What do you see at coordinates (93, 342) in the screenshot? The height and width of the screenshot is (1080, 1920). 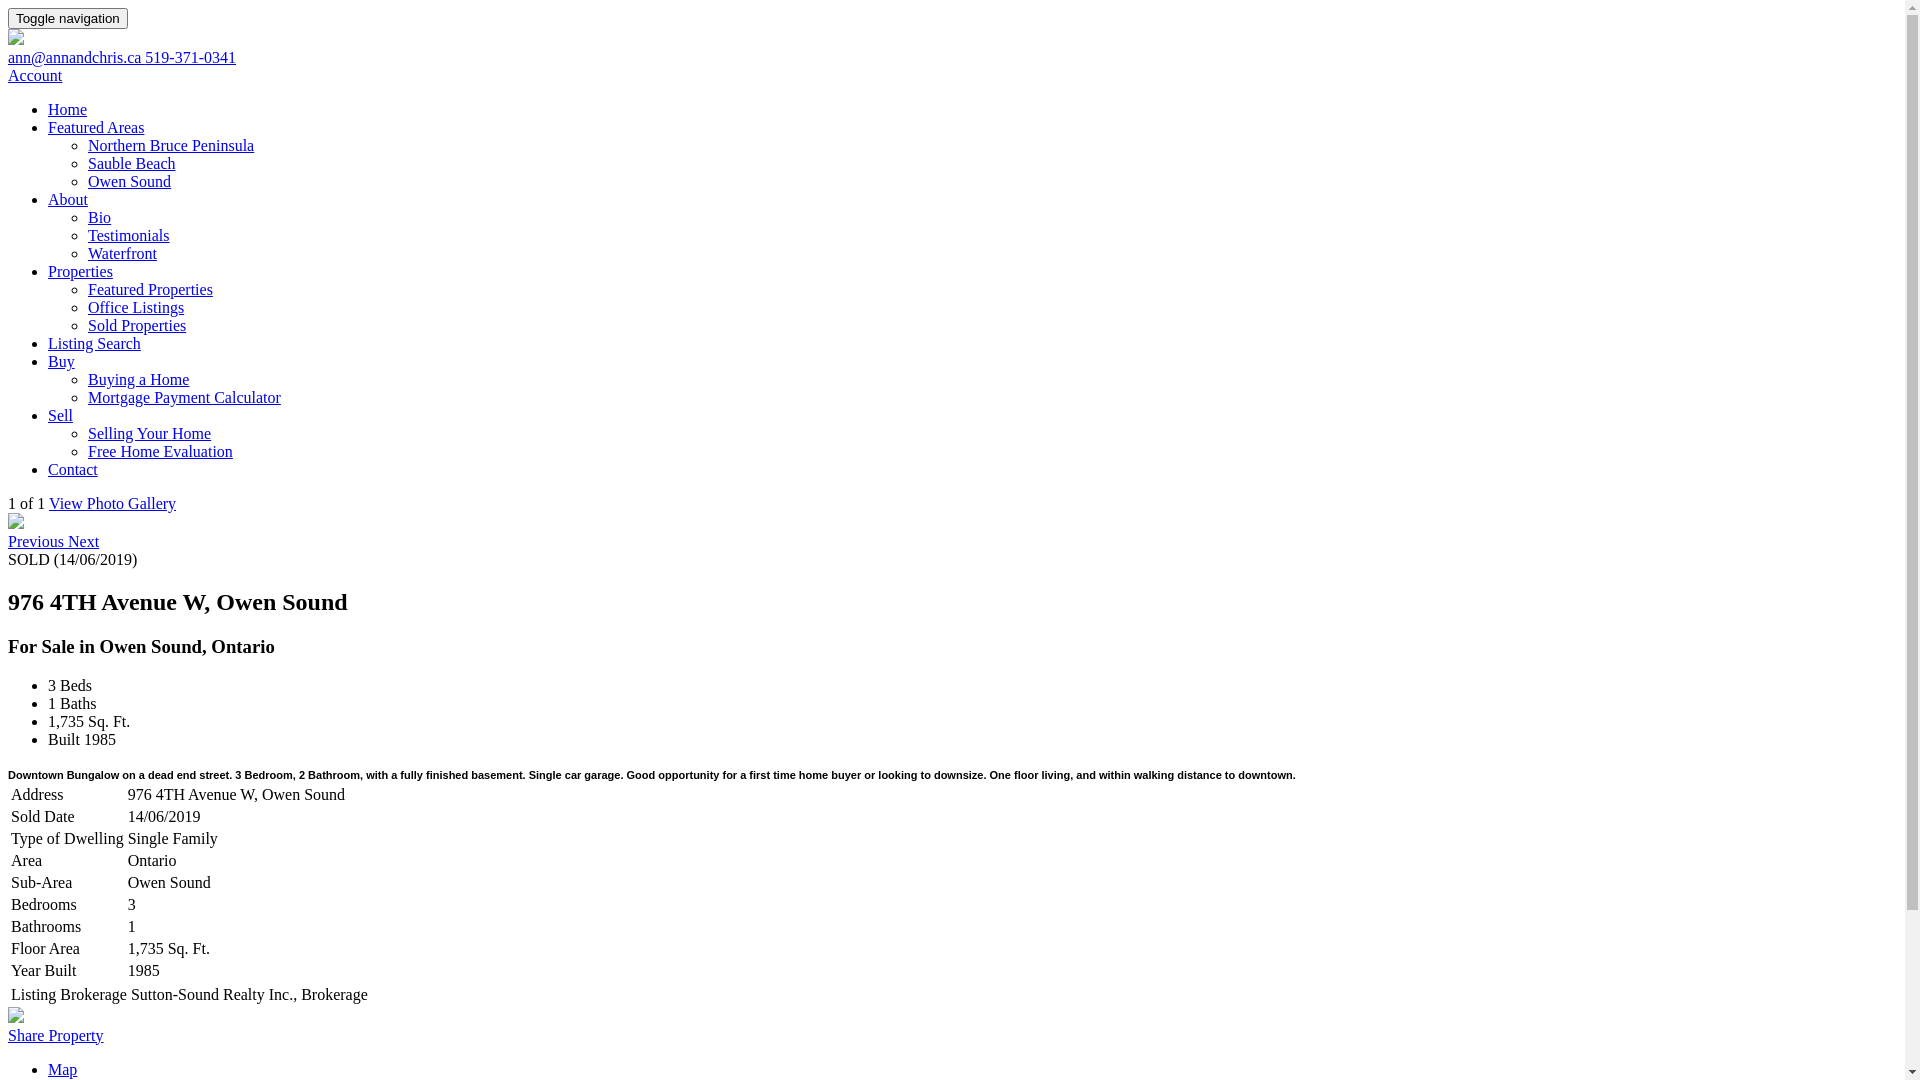 I see `'Listing Search'` at bounding box center [93, 342].